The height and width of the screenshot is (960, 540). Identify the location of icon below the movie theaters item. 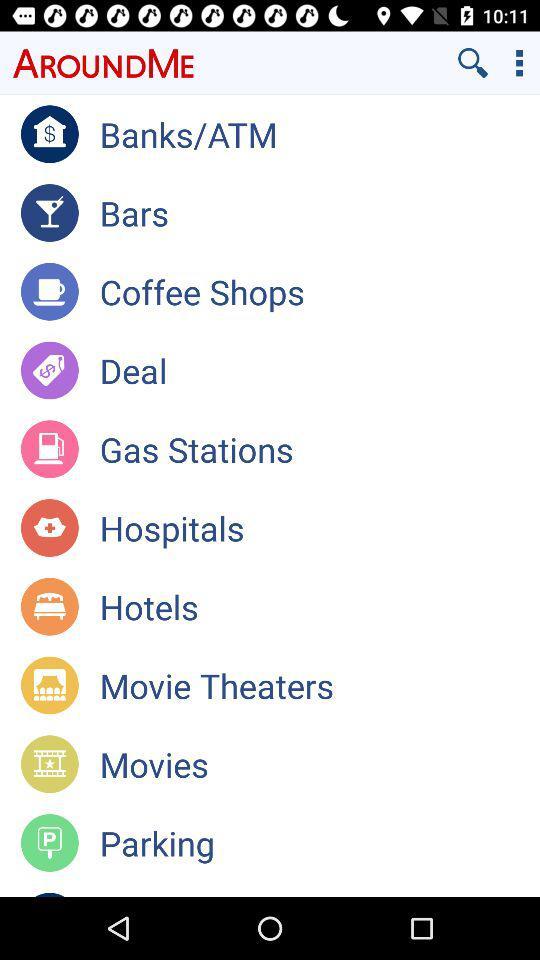
(319, 763).